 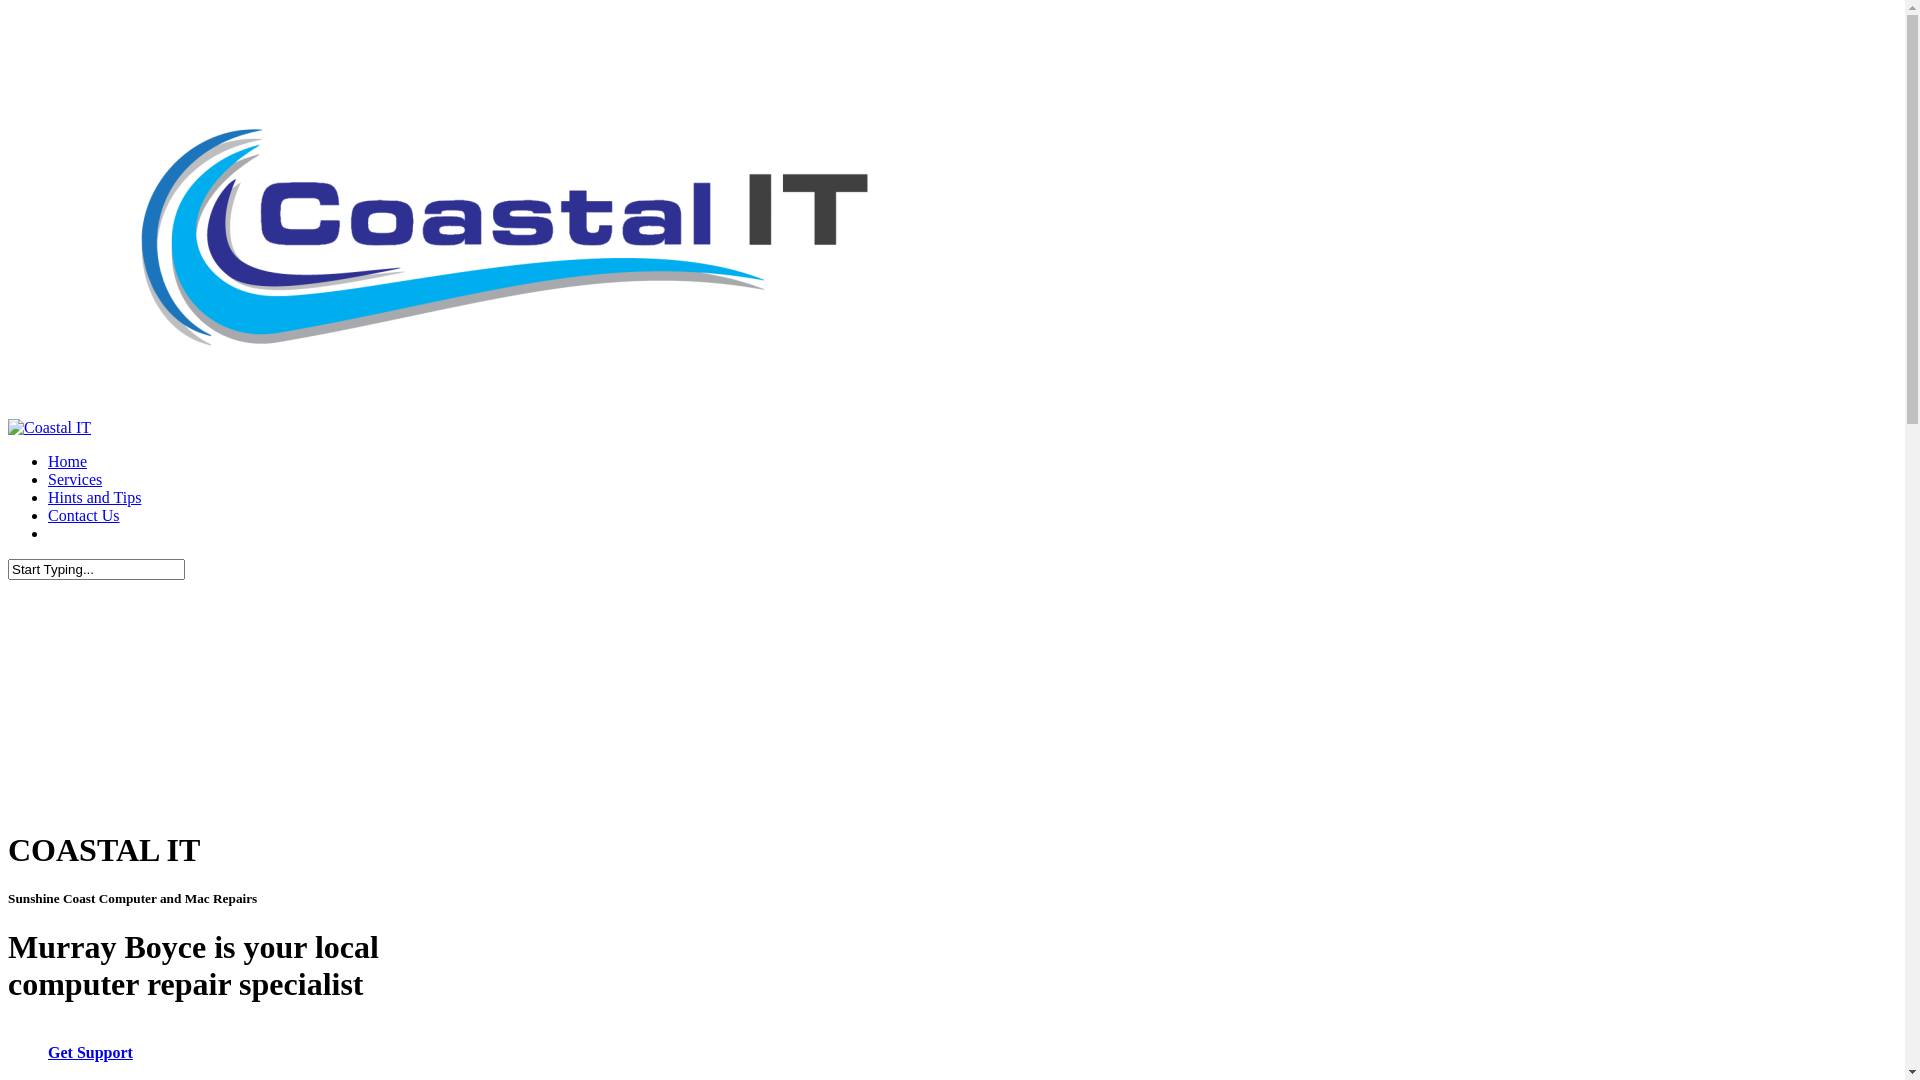 I want to click on 'Services', so click(x=75, y=479).